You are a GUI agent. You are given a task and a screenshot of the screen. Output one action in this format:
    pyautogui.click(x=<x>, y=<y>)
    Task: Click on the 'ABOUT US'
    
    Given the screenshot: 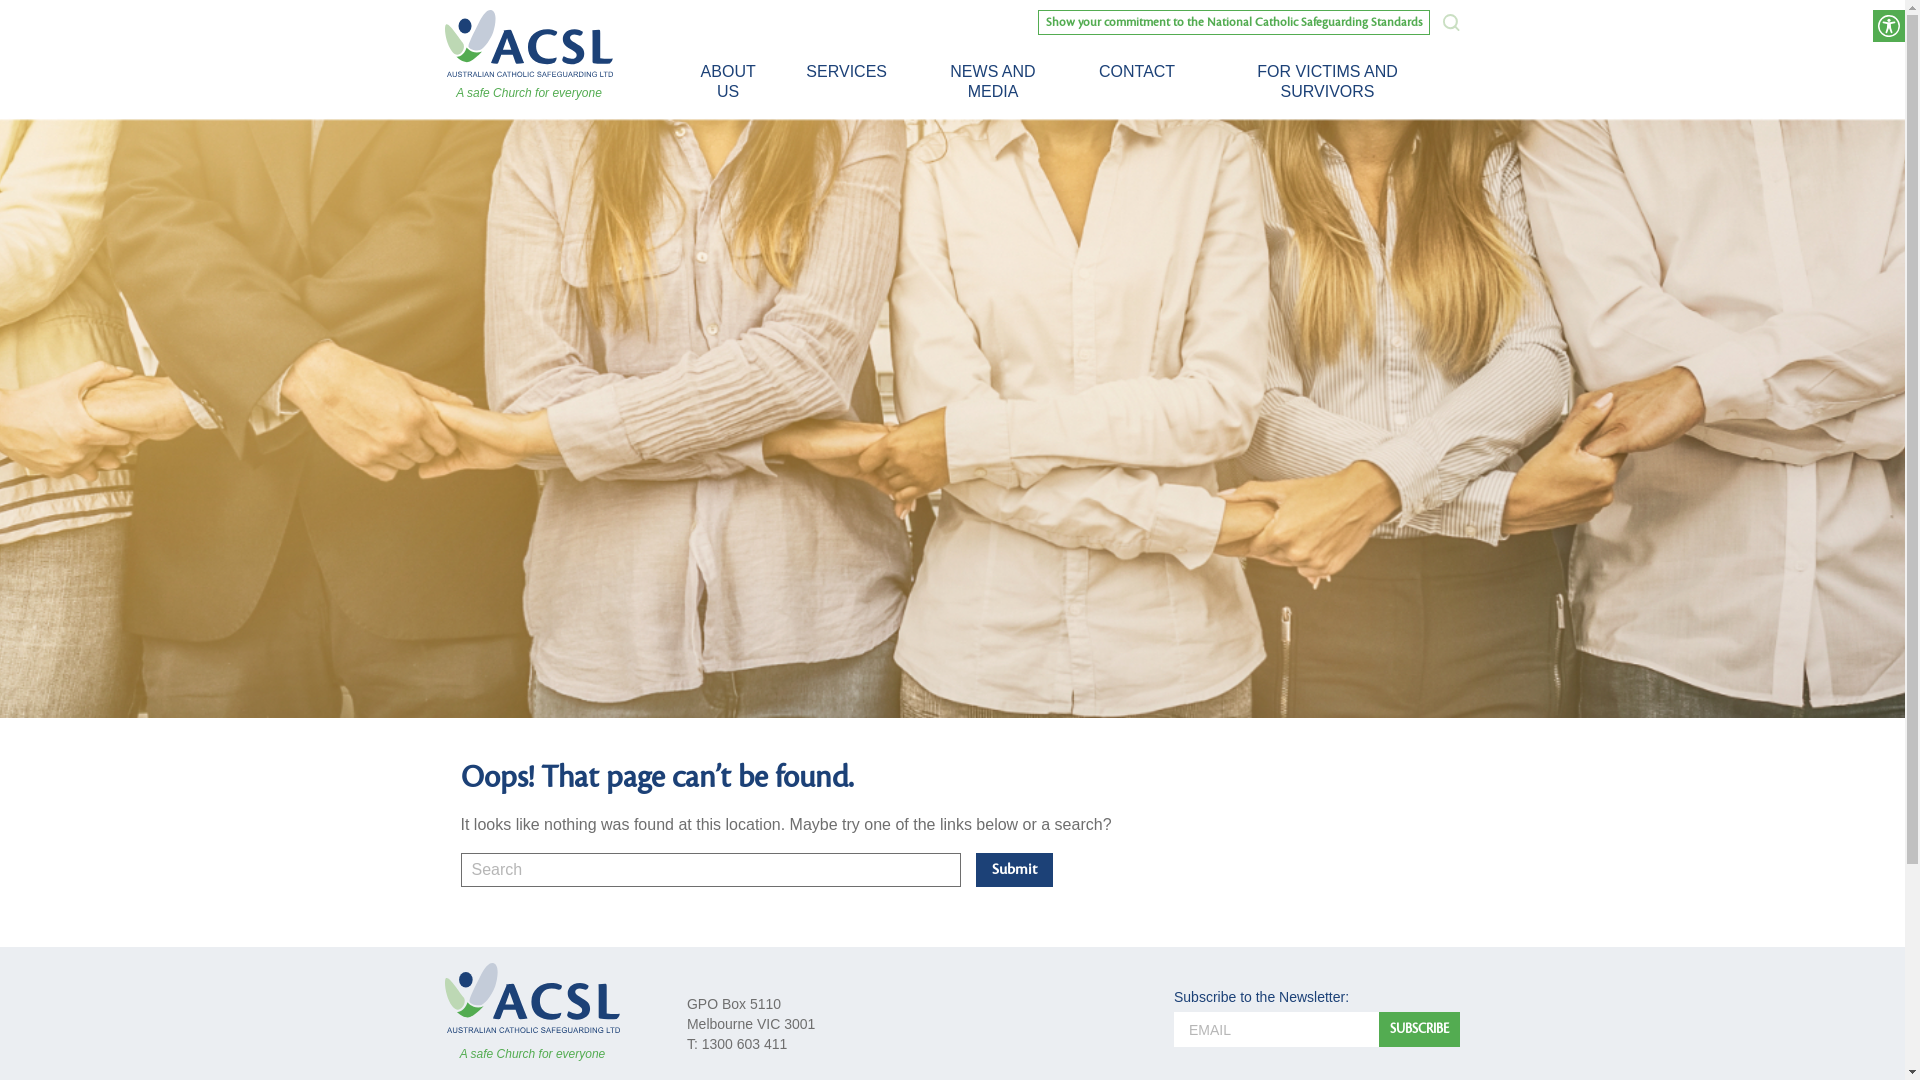 What is the action you would take?
    pyautogui.click(x=727, y=80)
    